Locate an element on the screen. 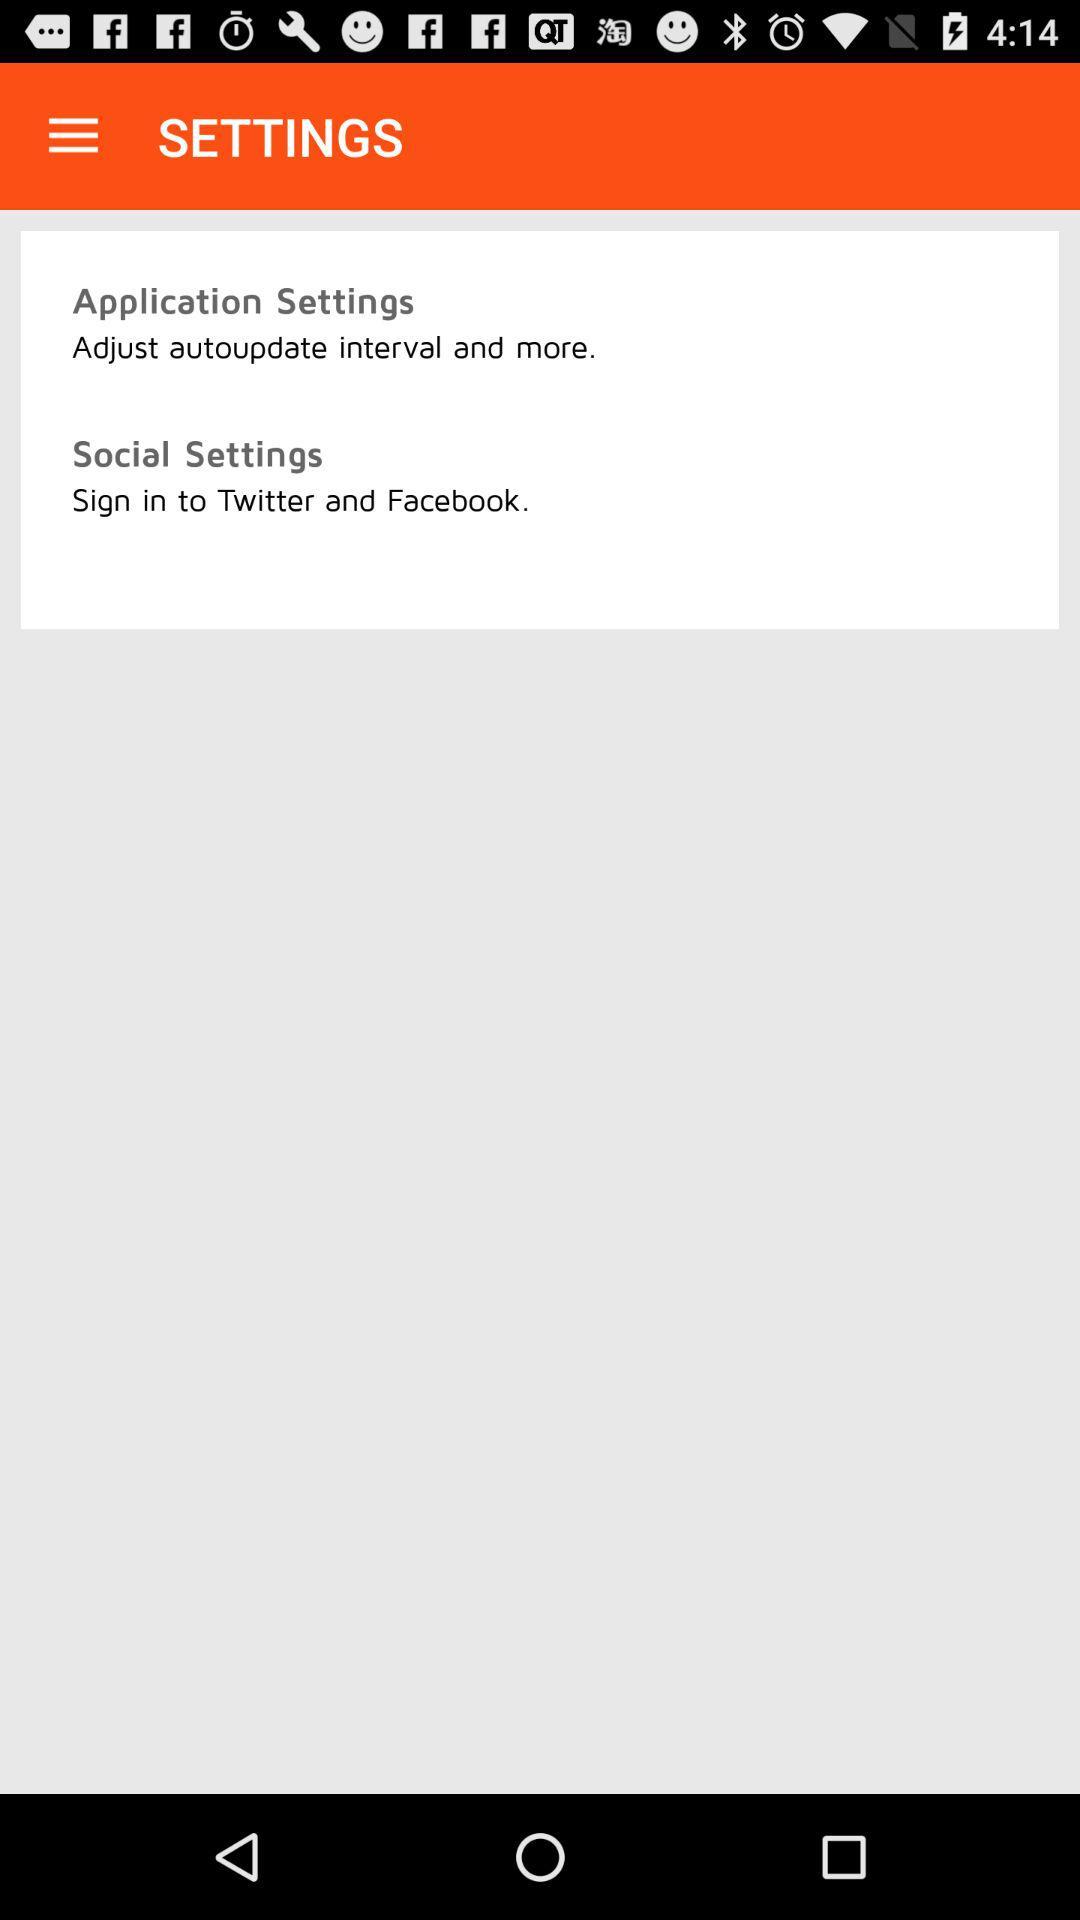  open menu is located at coordinates (72, 135).